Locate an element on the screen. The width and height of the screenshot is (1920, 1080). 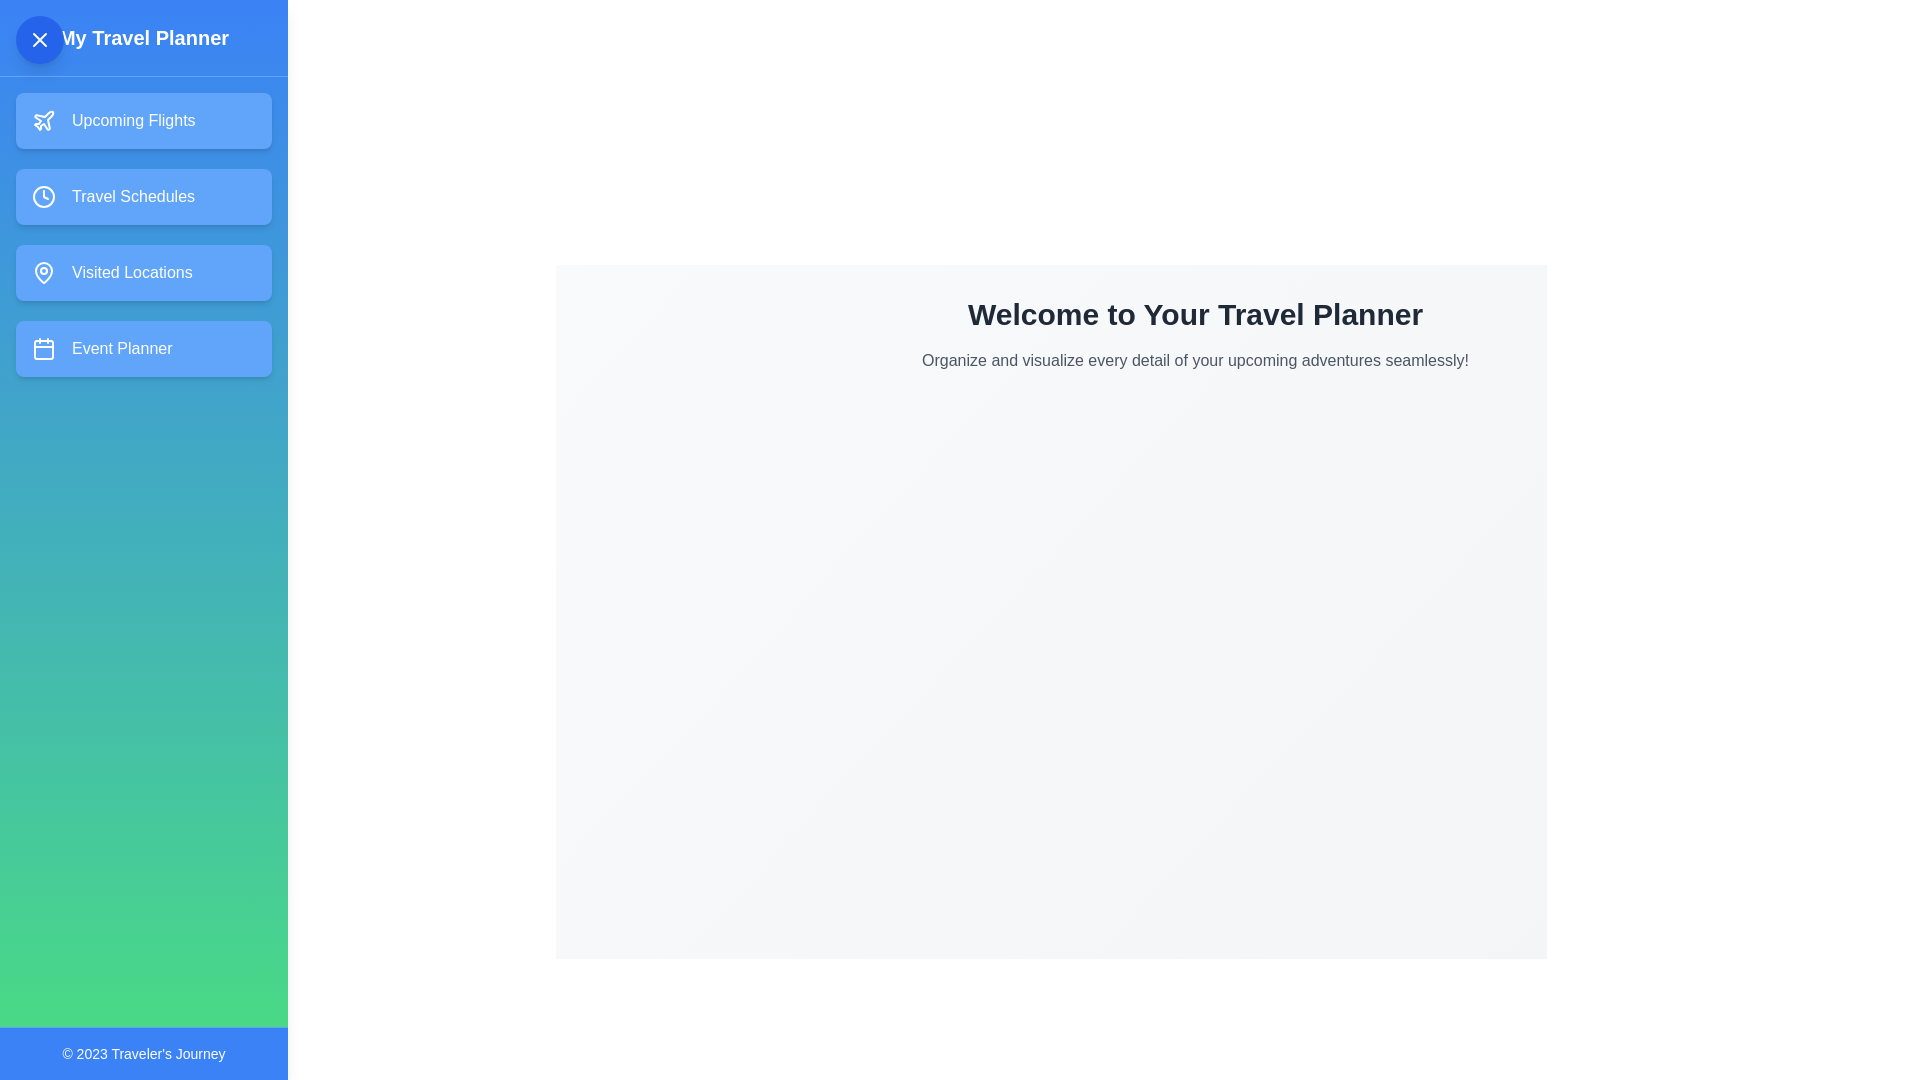
header text element which conveys the purpose of the application, located at the top portion of the main content section is located at coordinates (1195, 315).